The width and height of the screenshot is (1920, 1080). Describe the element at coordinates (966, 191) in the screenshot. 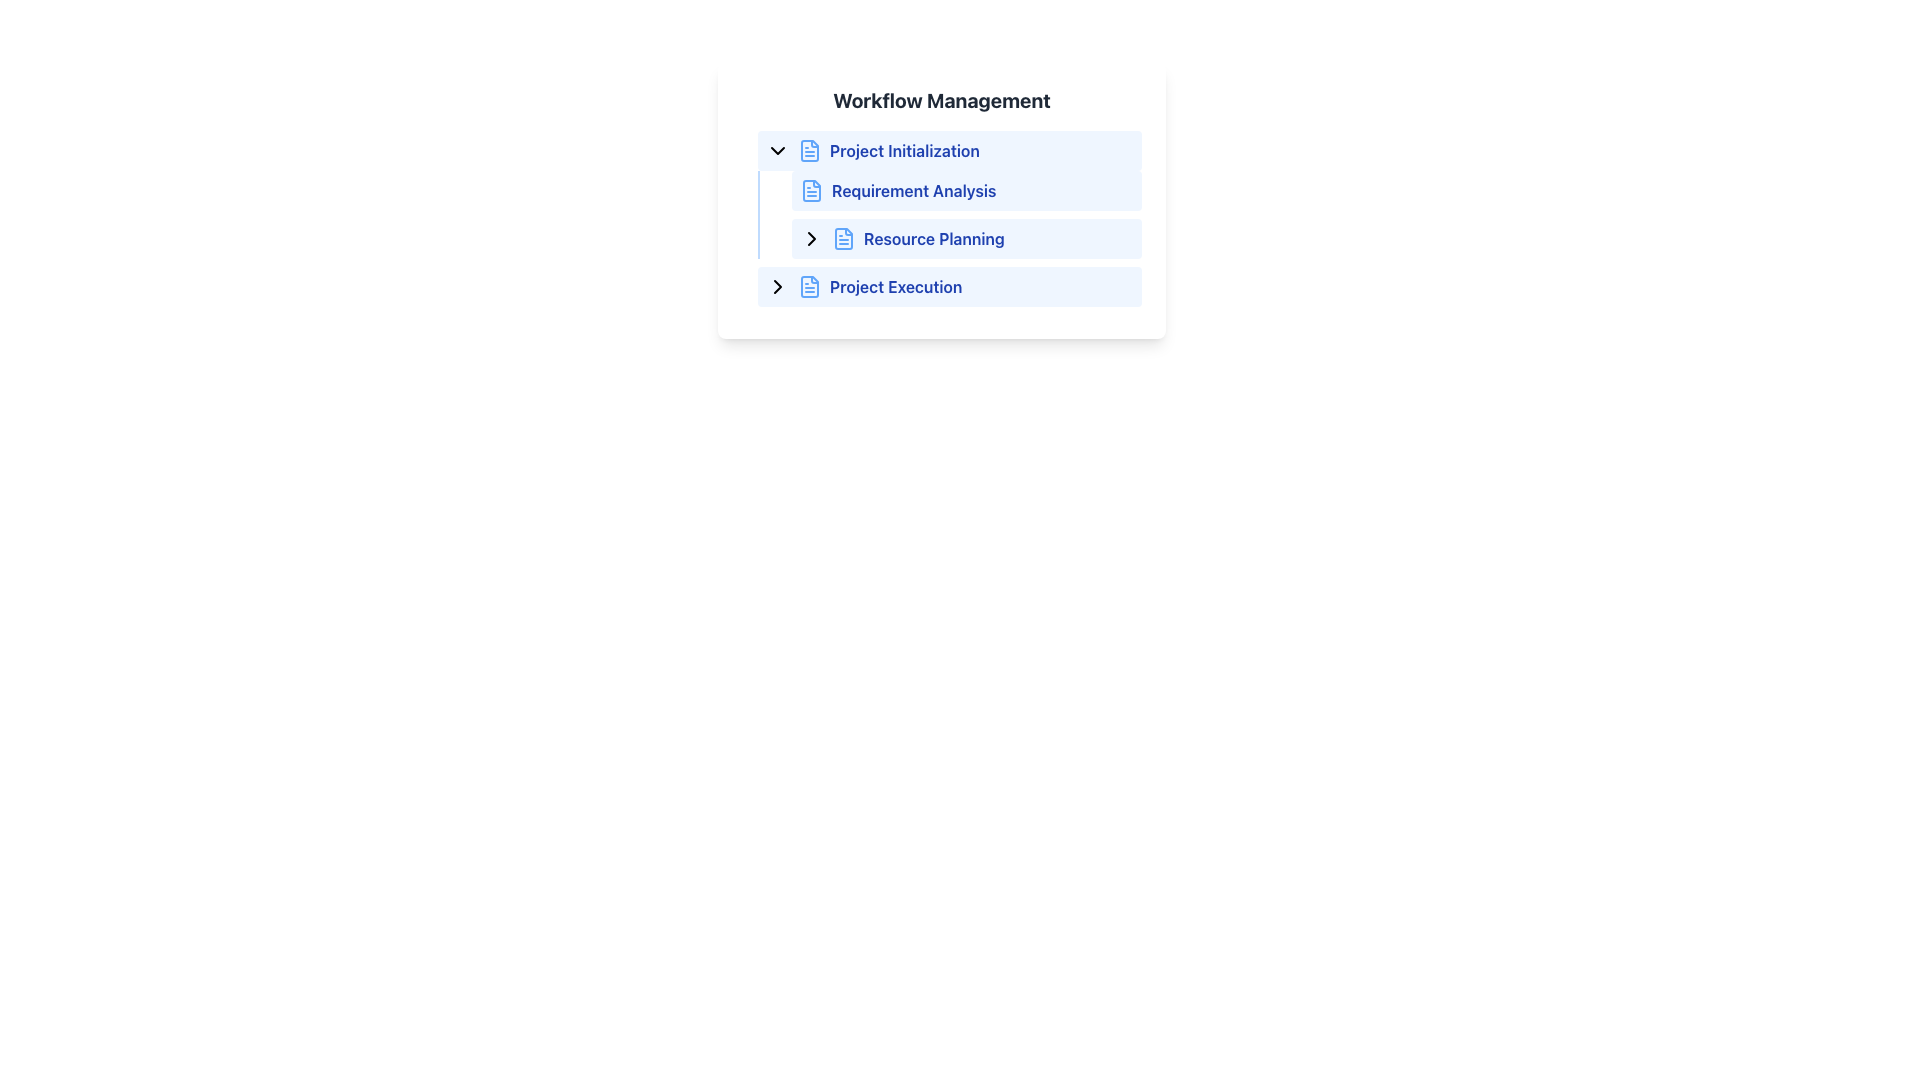

I see `the 'Requirement Analysis' label within the Workflow Management section, which is styled with a bold blue font and has a document icon to its left` at that location.